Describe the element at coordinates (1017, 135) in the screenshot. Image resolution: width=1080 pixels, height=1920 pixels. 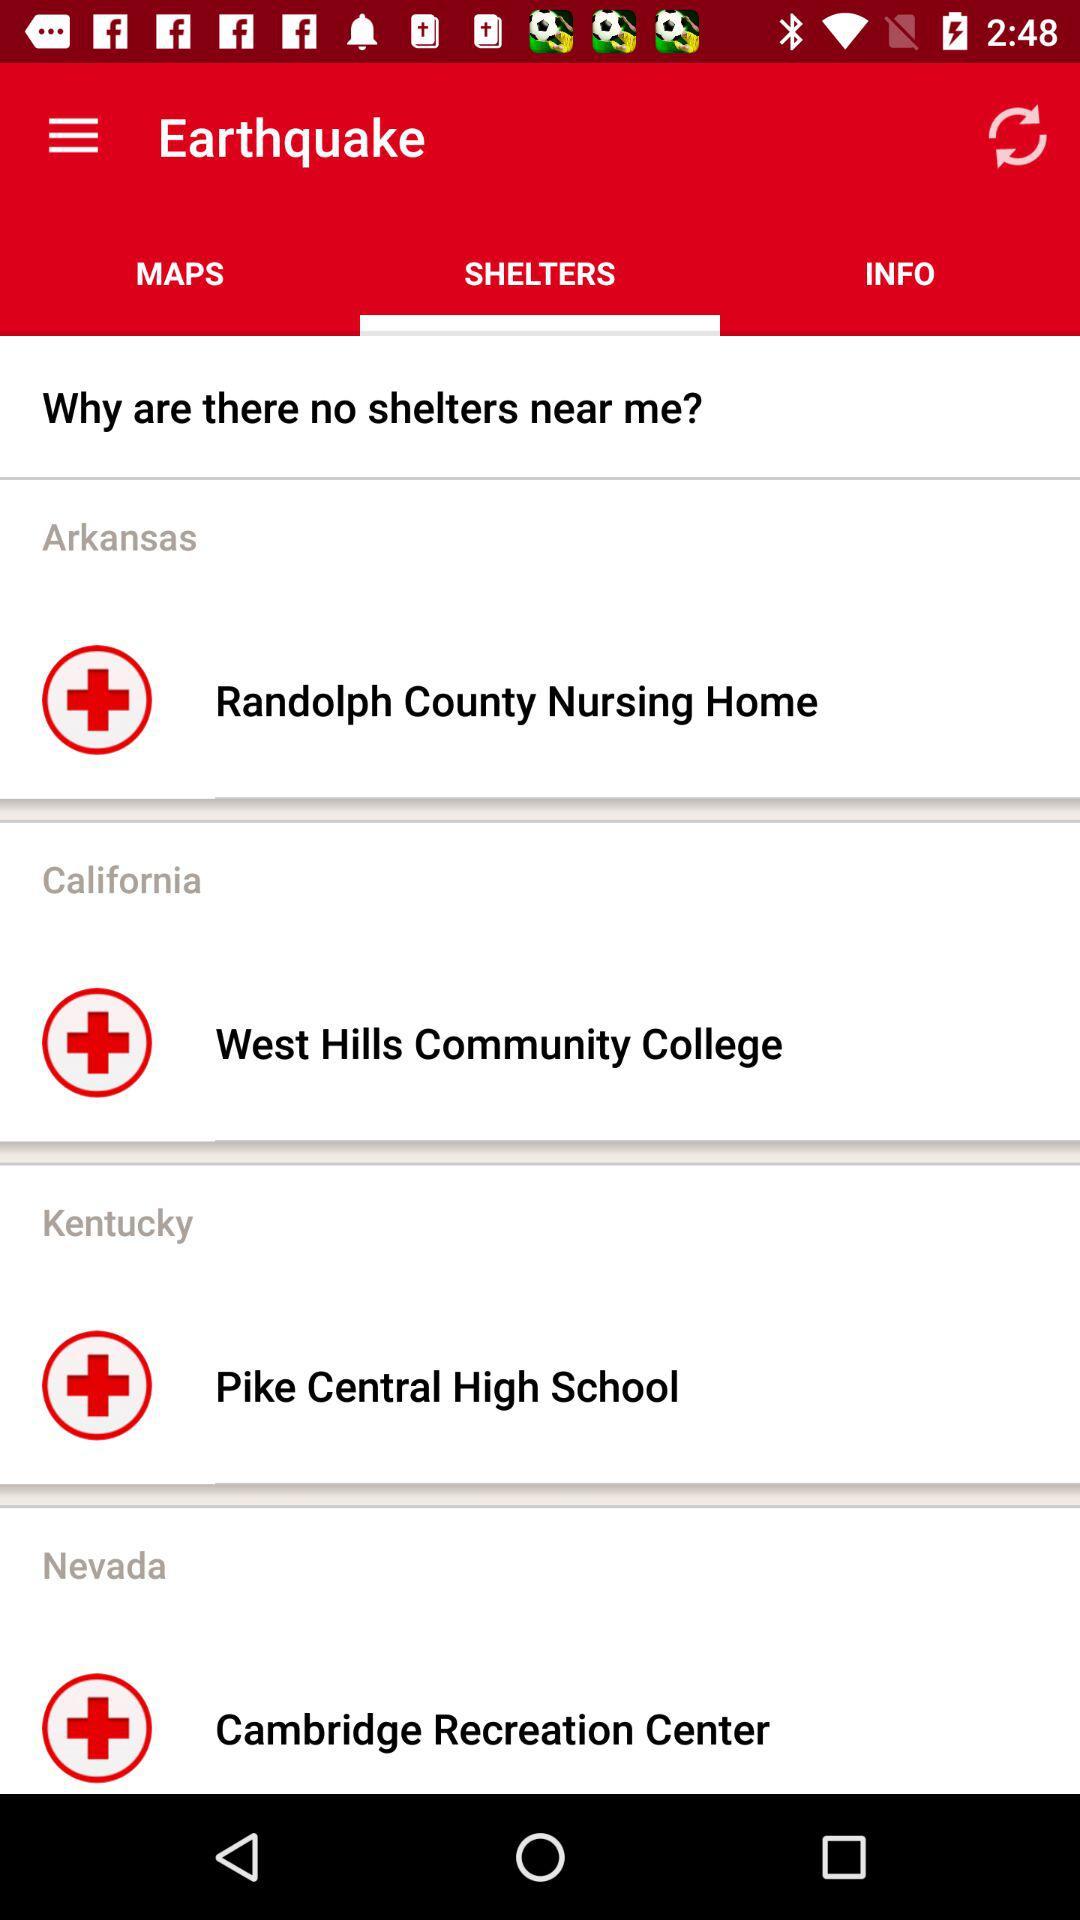
I see `the icon above info` at that location.